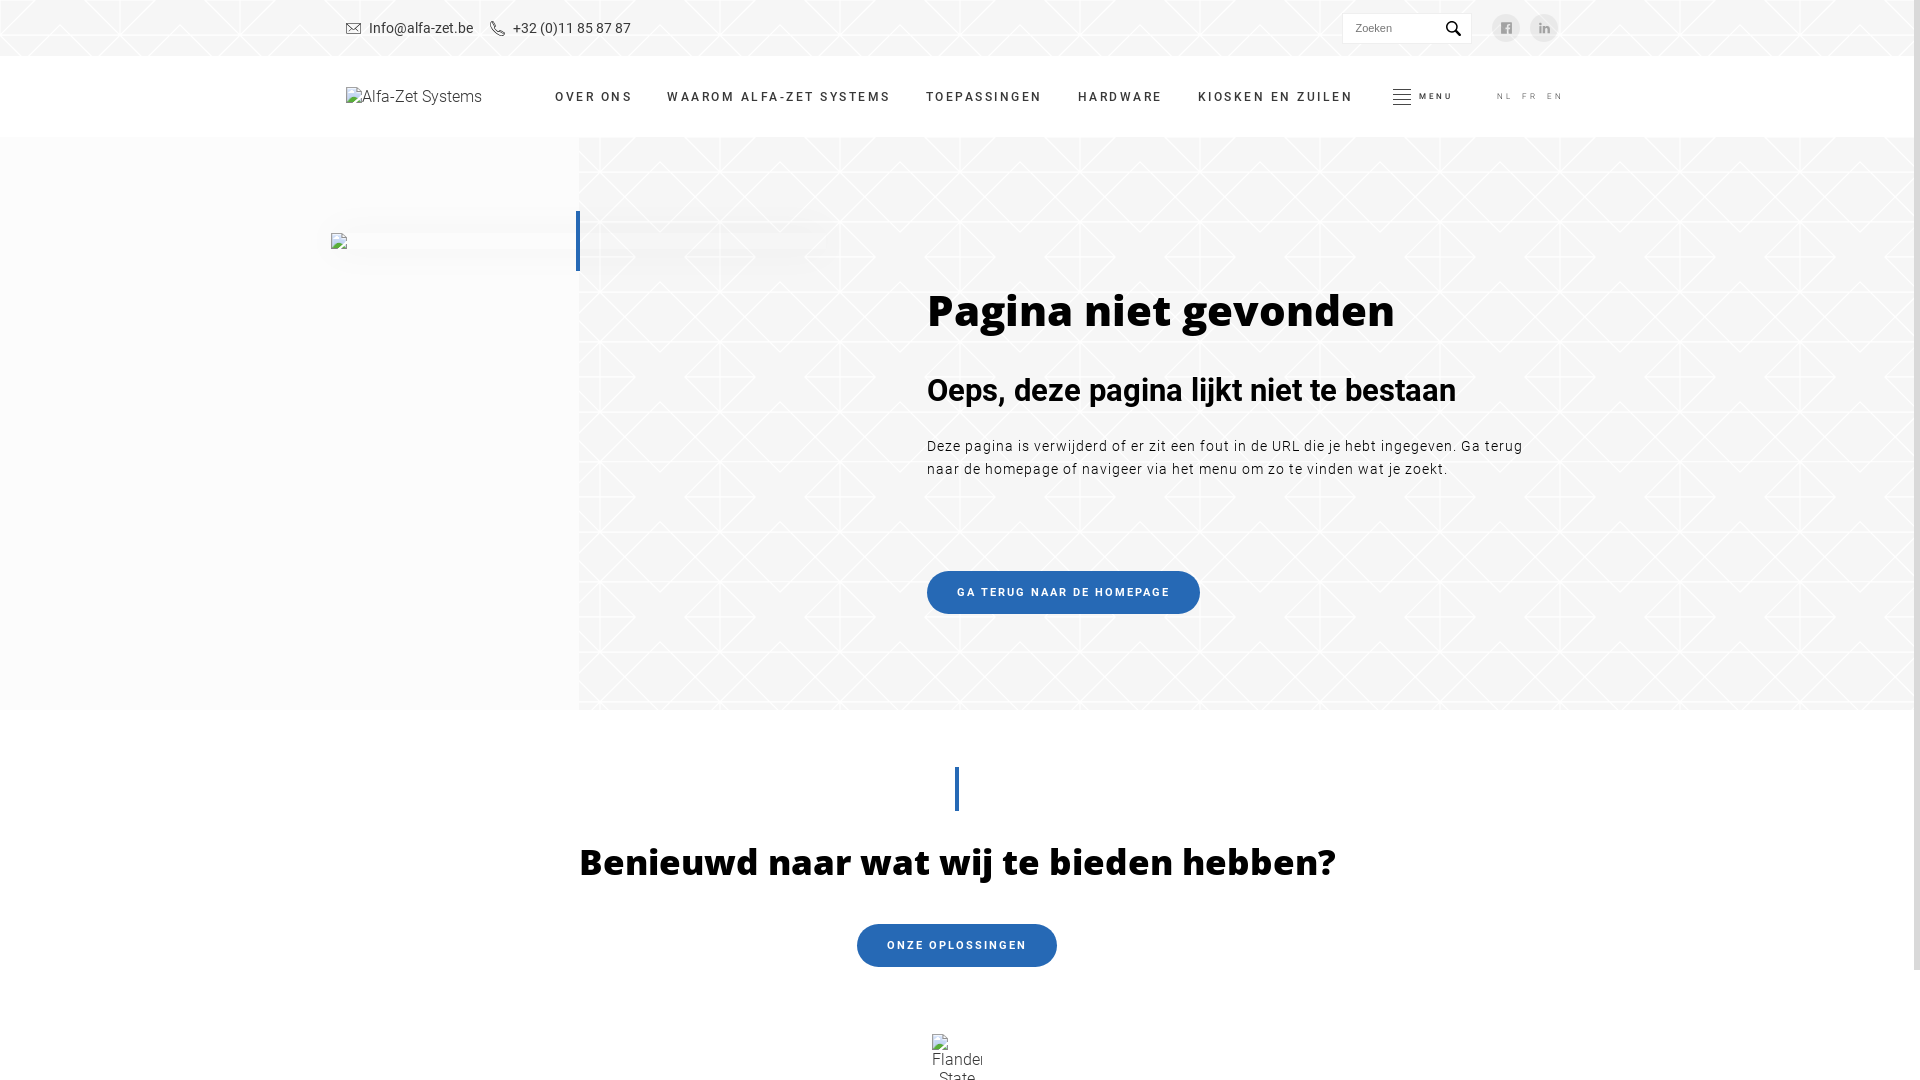 This screenshot has width=1920, height=1080. I want to click on 'FR', so click(1528, 96).